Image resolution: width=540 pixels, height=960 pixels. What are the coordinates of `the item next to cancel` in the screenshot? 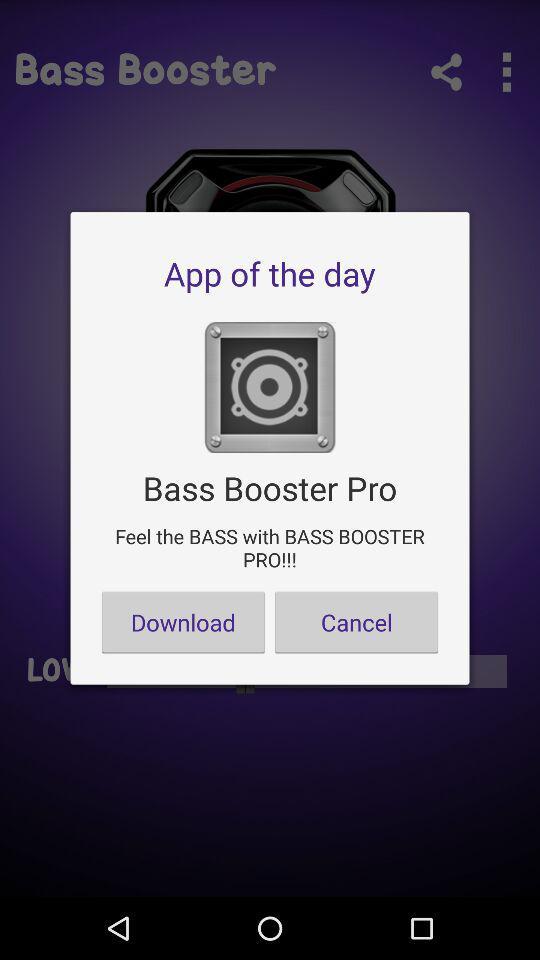 It's located at (183, 621).